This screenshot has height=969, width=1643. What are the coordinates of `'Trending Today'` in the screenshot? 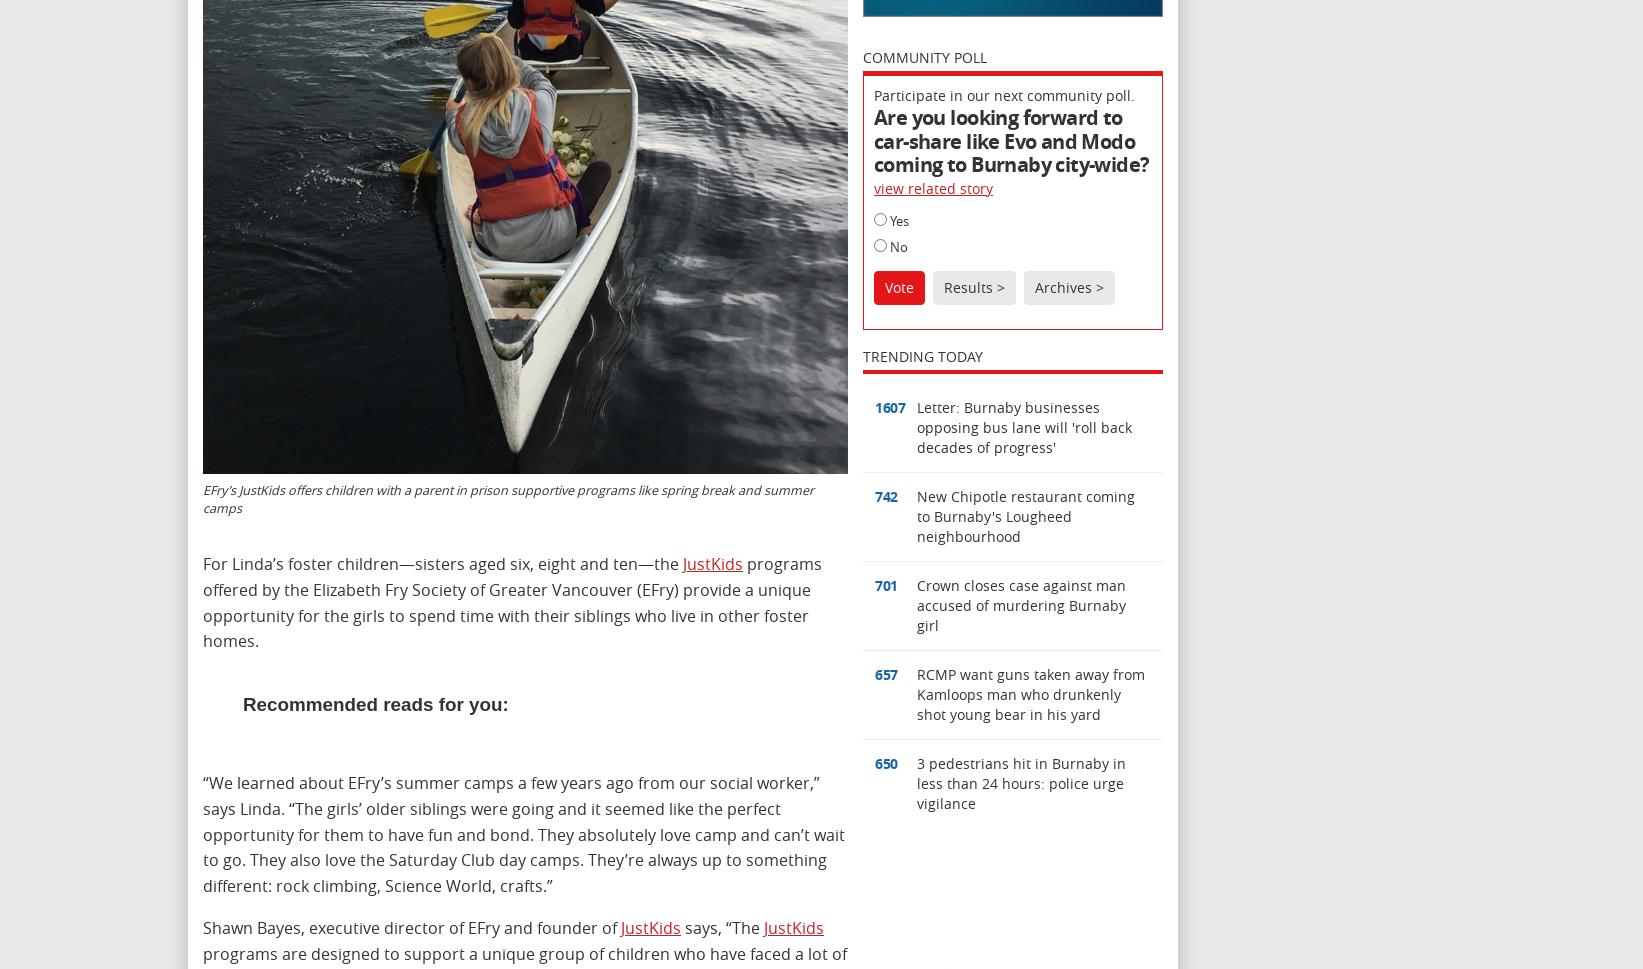 It's located at (923, 356).